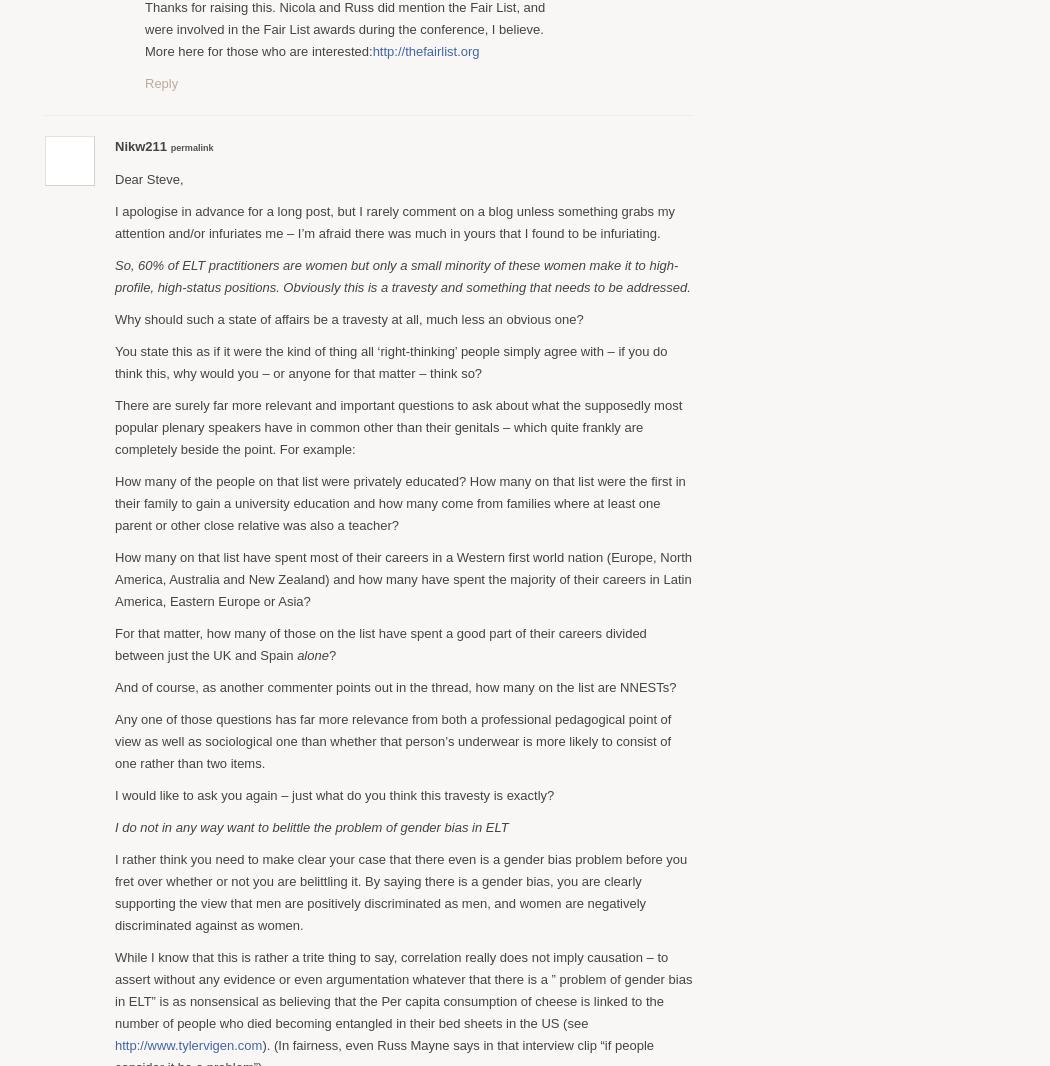  Describe the element at coordinates (398, 426) in the screenshot. I see `'There are surely far more relevant and important questions to ask about what the supposedly most popular plenary speakers have in common other than their genitals – which quite frankly are completely beside the point. For example:'` at that location.